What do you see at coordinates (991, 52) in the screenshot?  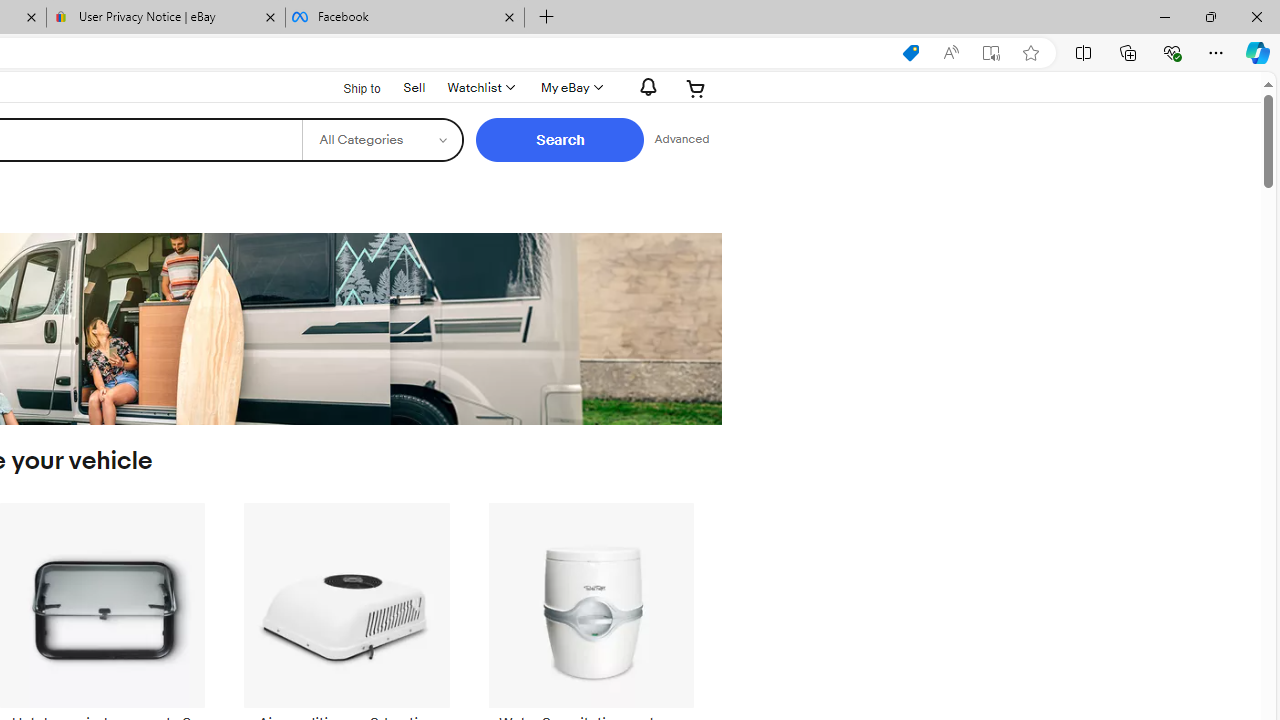 I see `'Enter Immersive Reader (F9)'` at bounding box center [991, 52].